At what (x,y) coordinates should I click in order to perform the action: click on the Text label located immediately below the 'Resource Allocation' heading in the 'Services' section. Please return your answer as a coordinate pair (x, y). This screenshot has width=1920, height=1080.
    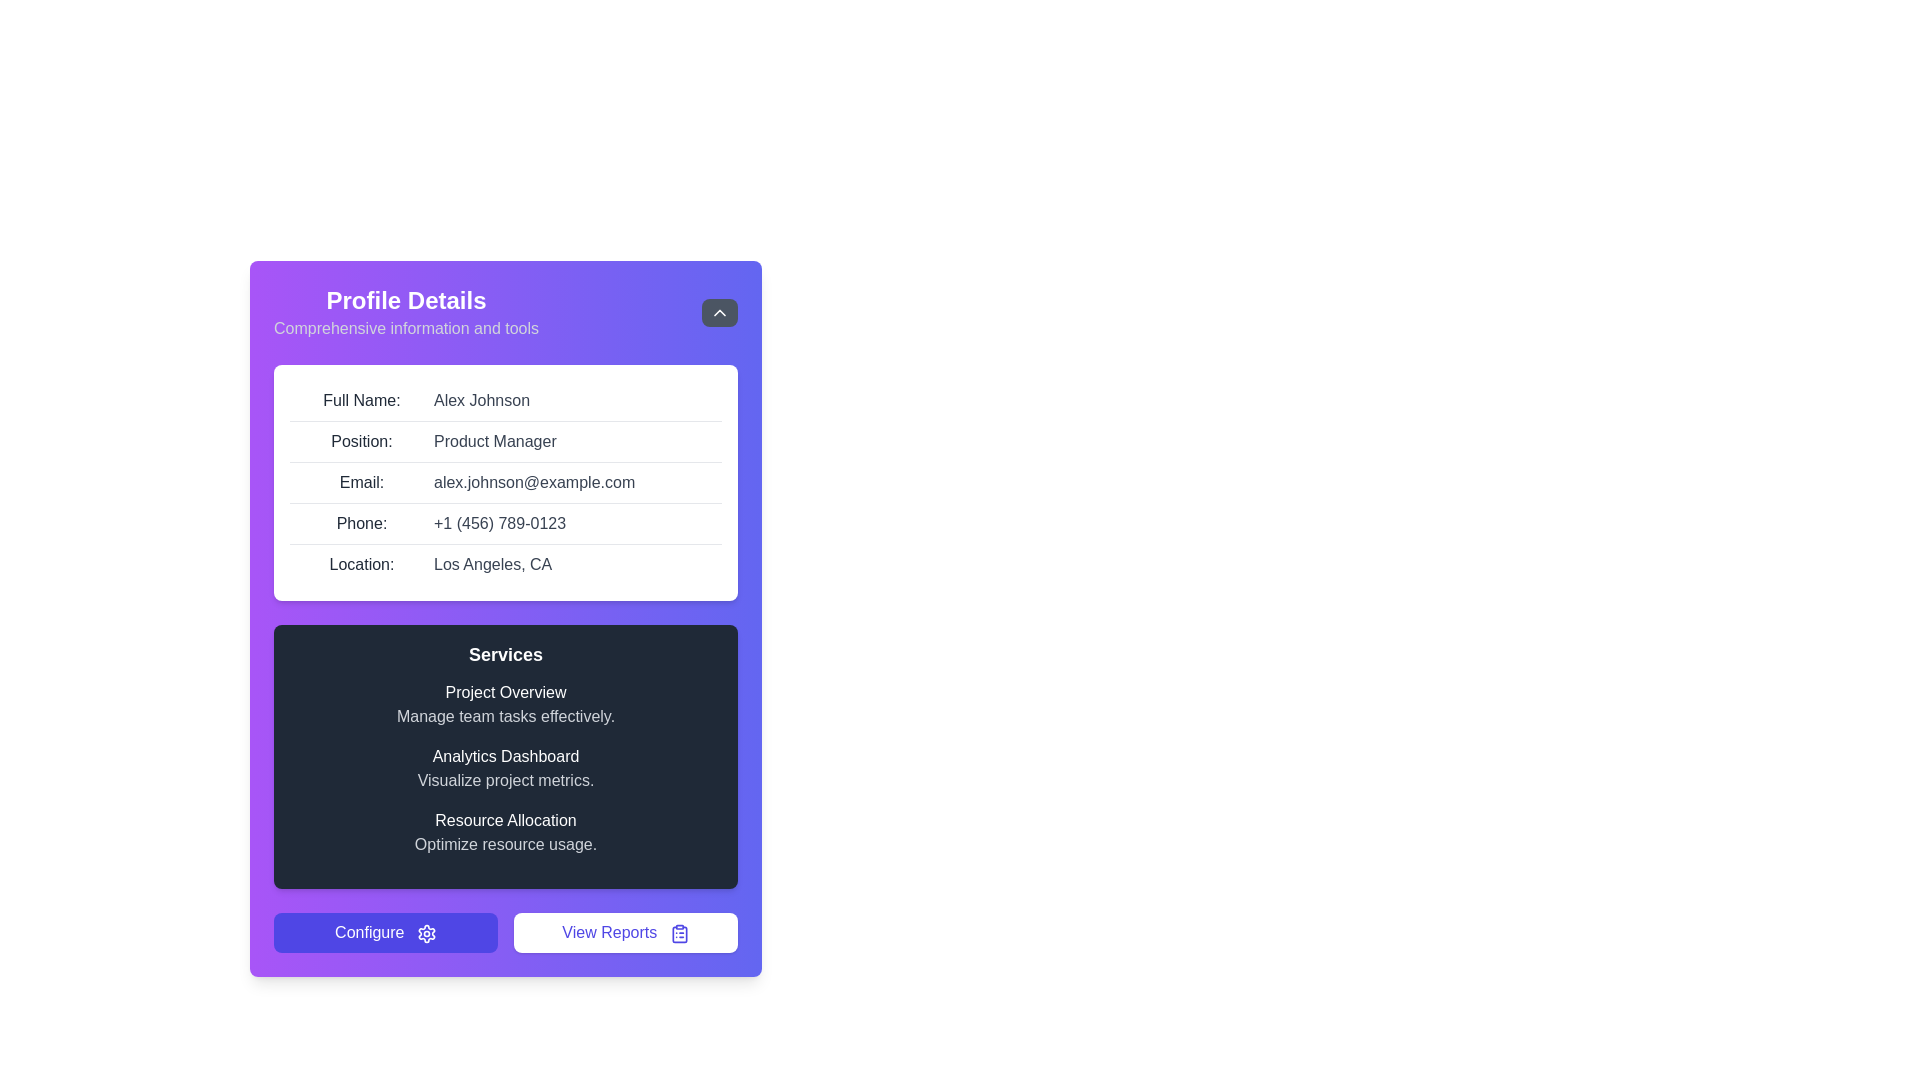
    Looking at the image, I should click on (505, 844).